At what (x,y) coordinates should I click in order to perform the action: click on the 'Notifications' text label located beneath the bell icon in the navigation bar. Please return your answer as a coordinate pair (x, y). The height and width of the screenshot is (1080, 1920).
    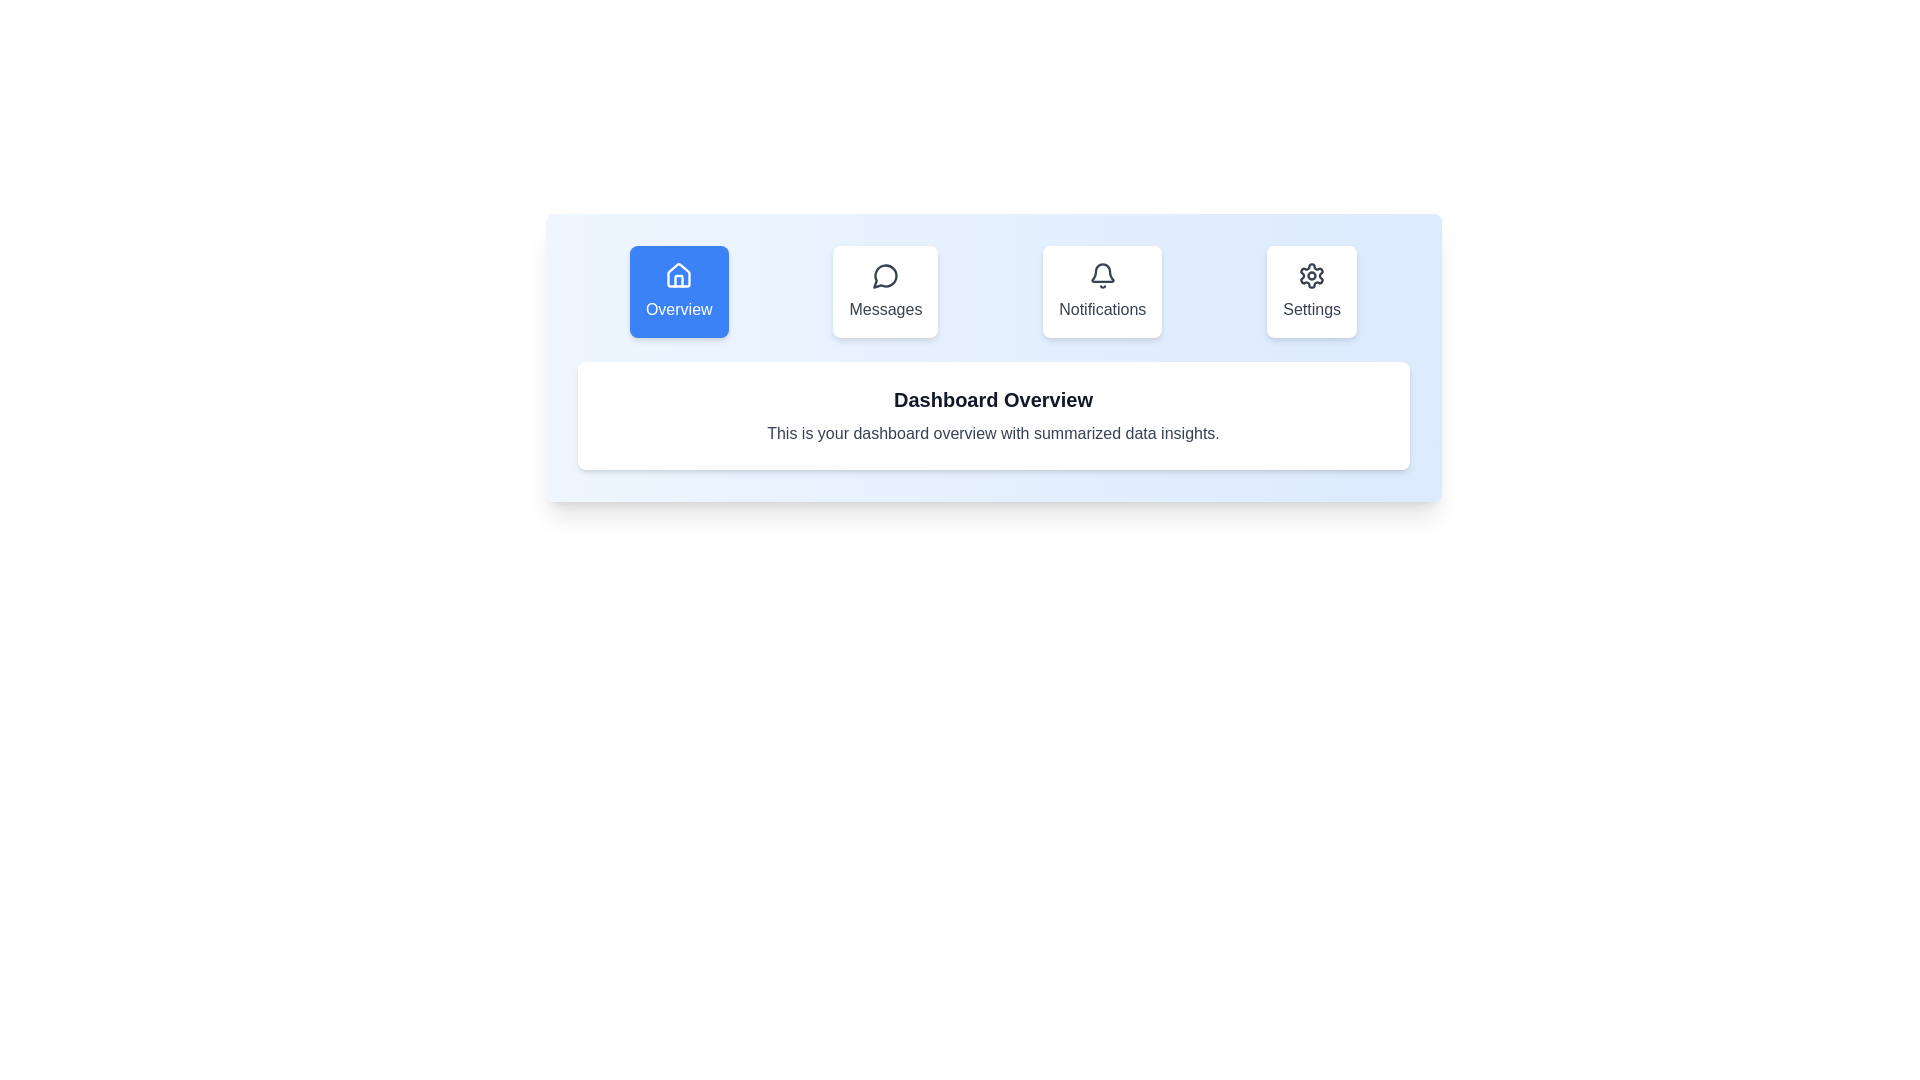
    Looking at the image, I should click on (1101, 309).